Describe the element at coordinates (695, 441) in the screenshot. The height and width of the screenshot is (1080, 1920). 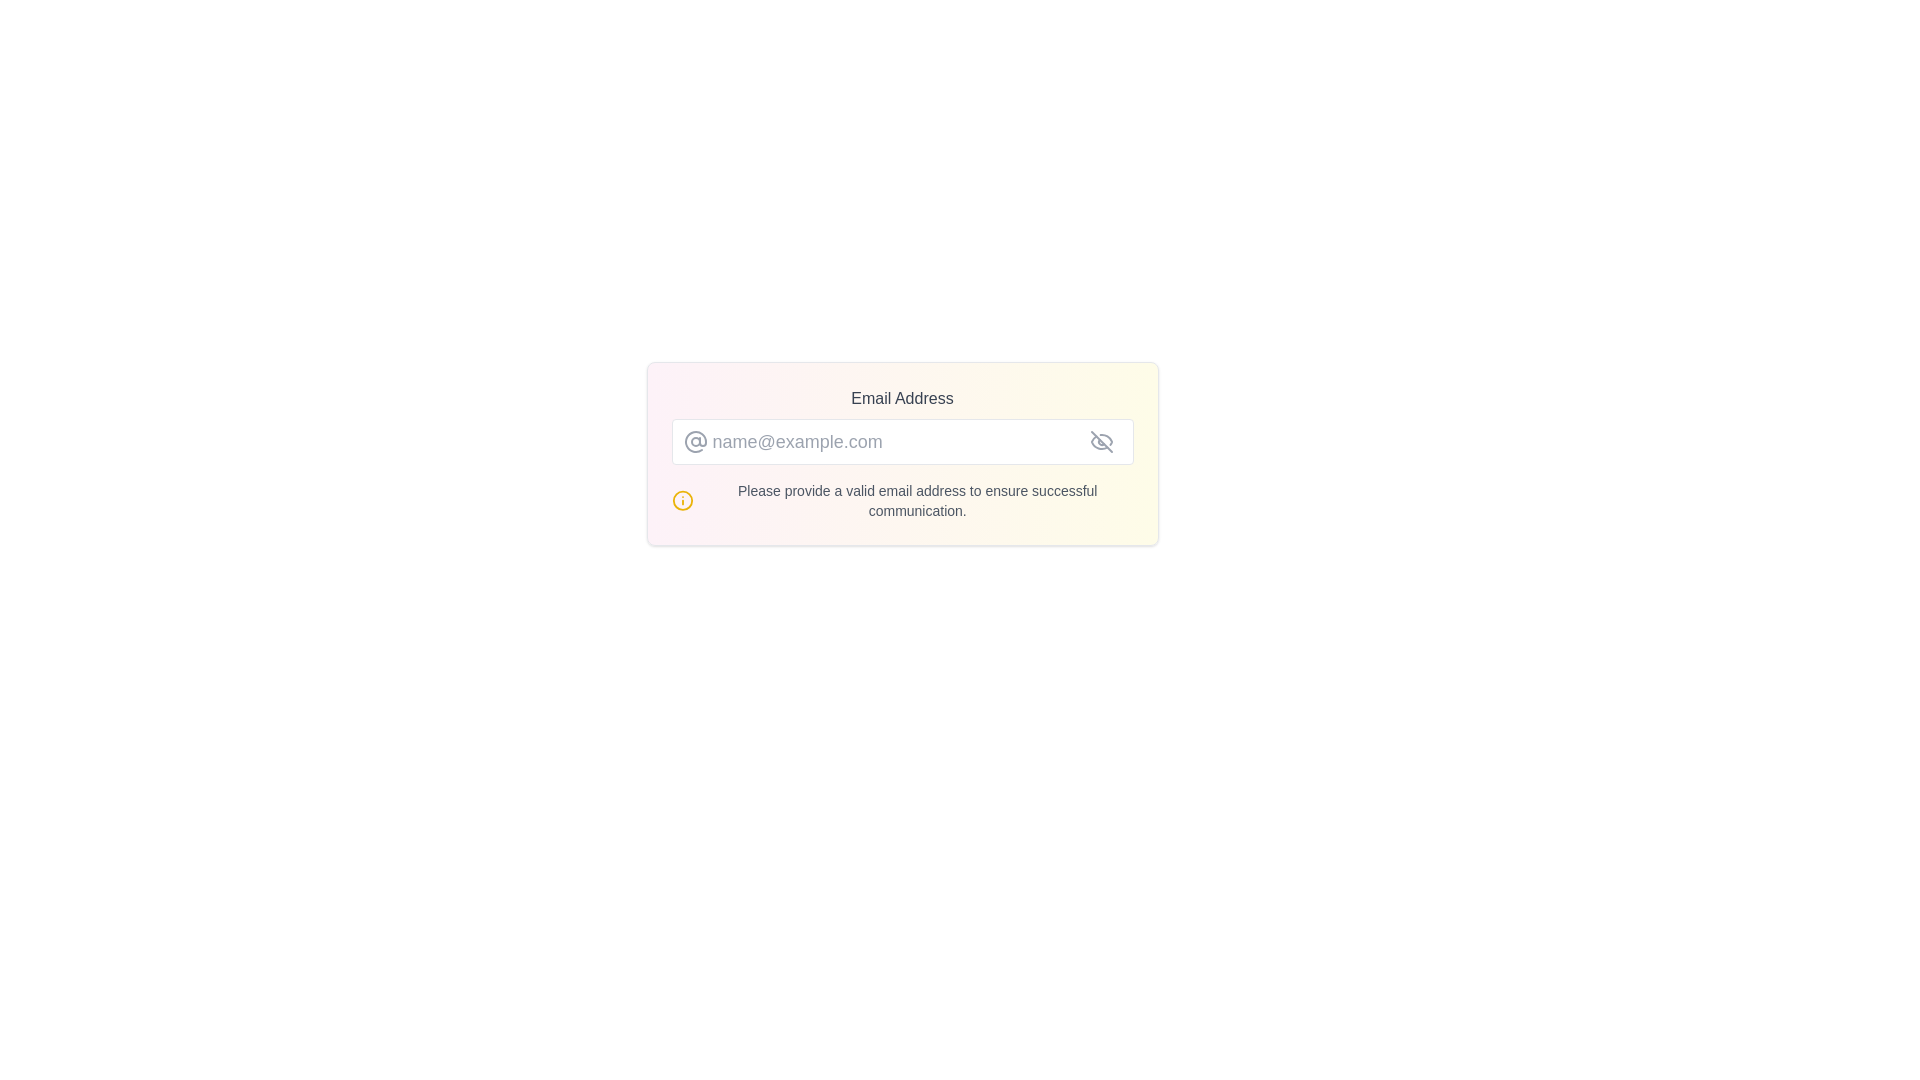
I see `the Icon (Visual Indicator) resembling an email symbol '@' with a cross marker inside, located to the left of the email input field` at that location.